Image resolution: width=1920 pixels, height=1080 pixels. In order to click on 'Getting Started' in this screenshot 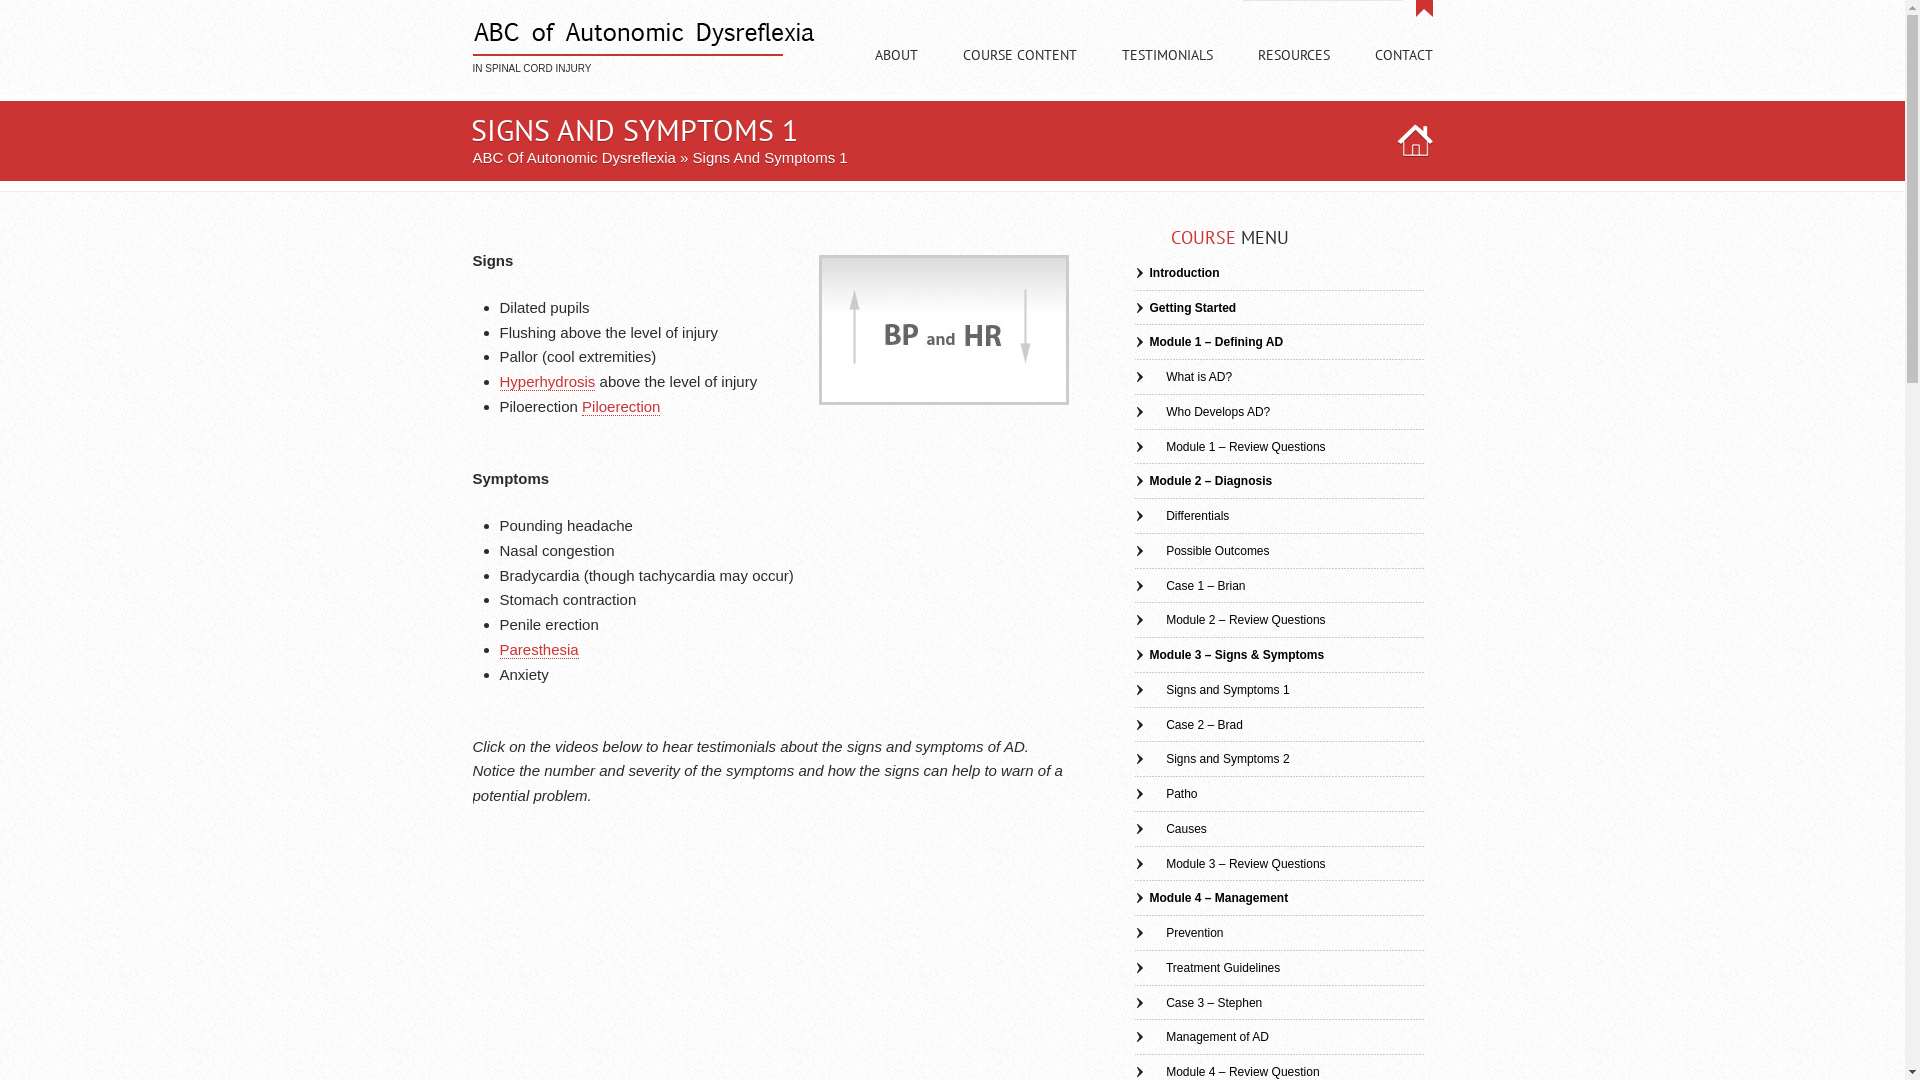, I will do `click(1185, 308)`.